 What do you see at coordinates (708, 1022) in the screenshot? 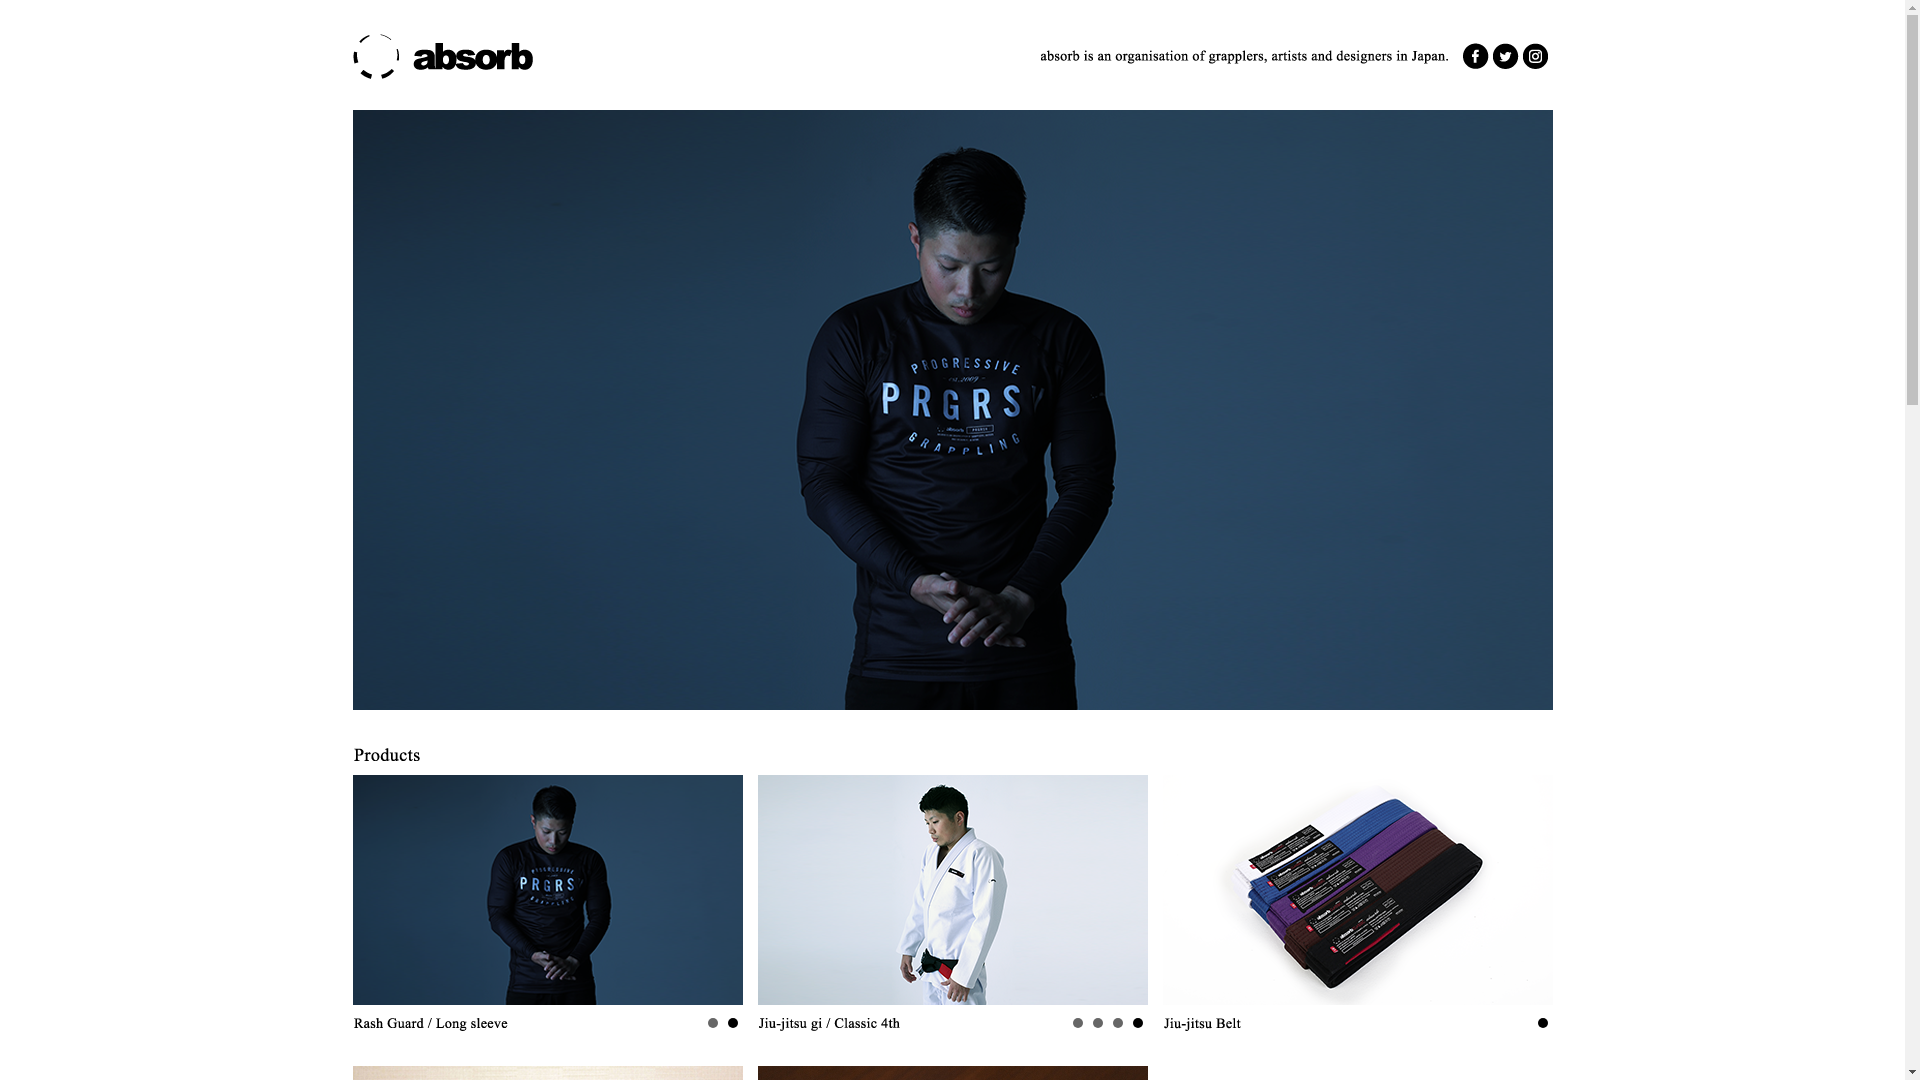
I see `'2'` at bounding box center [708, 1022].